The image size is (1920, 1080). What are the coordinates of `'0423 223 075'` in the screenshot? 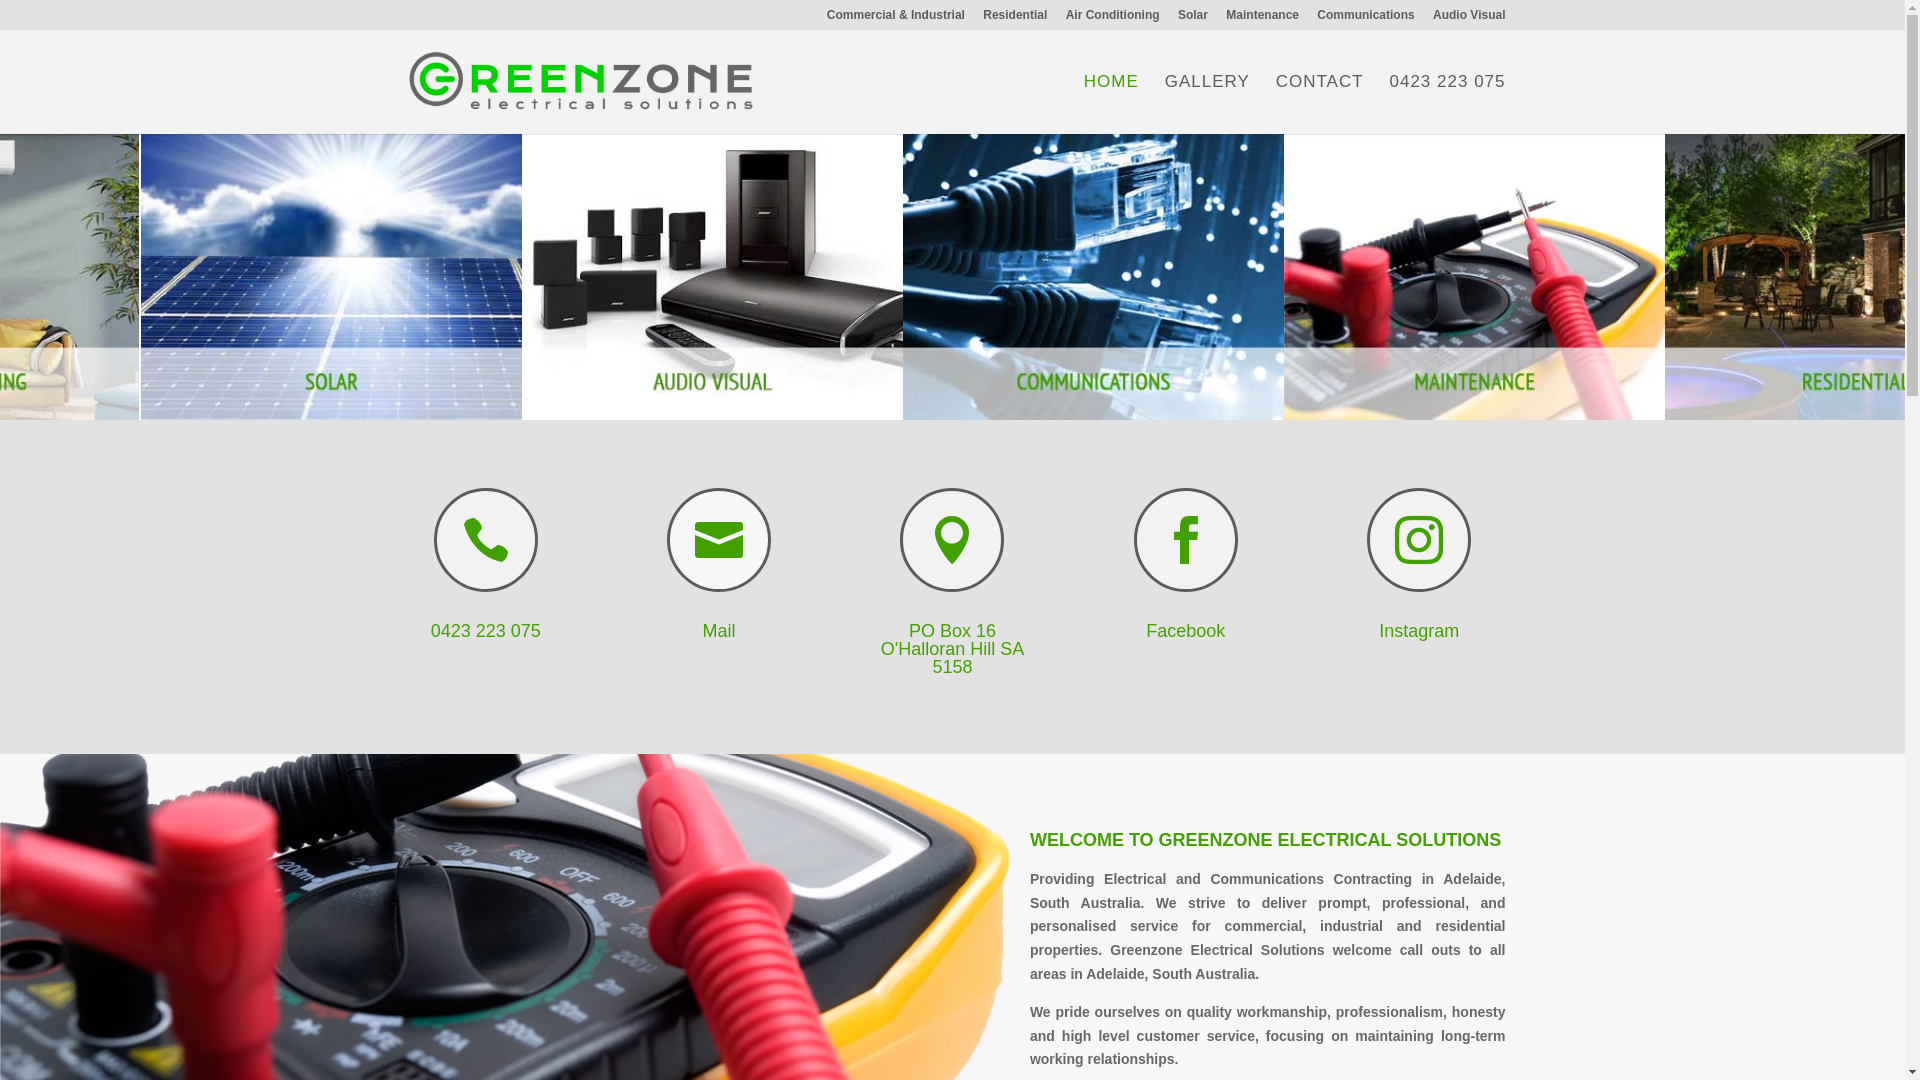 It's located at (430, 631).